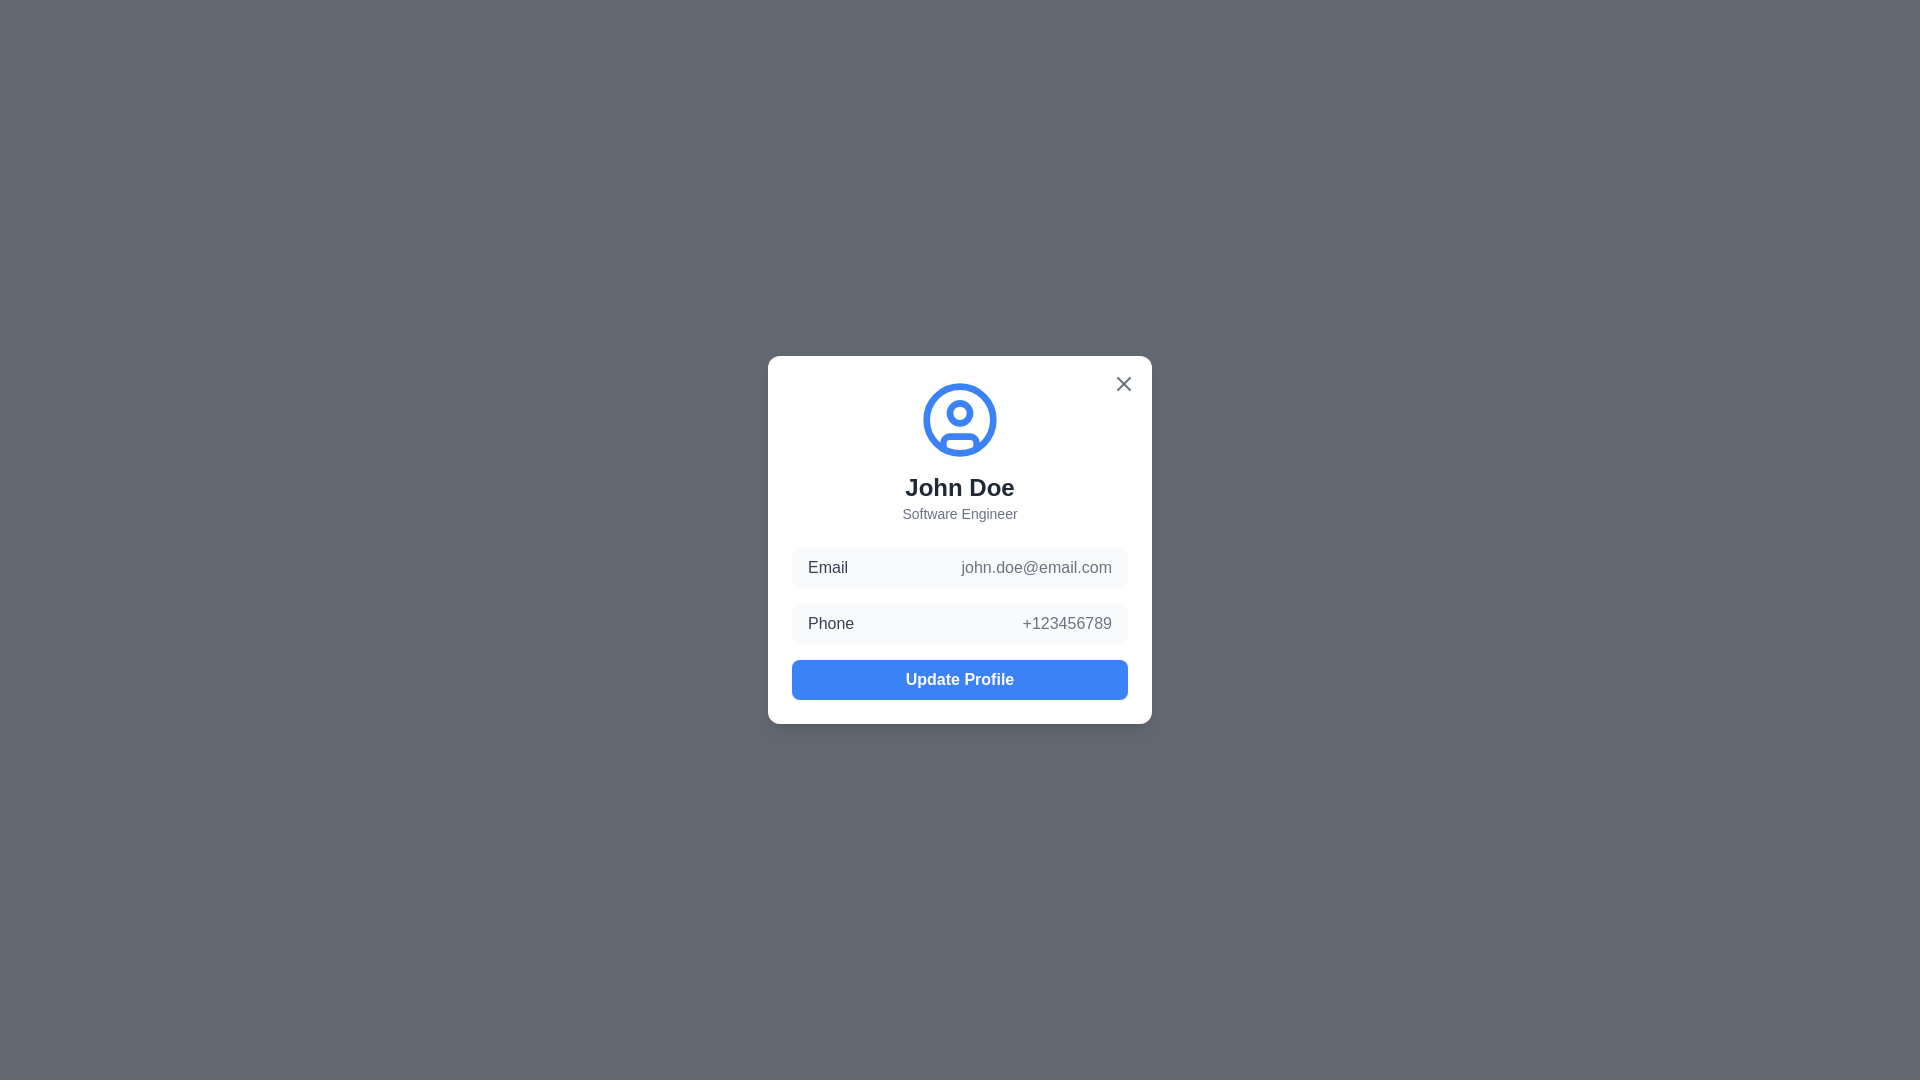 This screenshot has width=1920, height=1080. Describe the element at coordinates (960, 488) in the screenshot. I see `the text label displaying the user's name located below the avatar icon and above the 'Software Engineer' label within the profile card layout` at that location.